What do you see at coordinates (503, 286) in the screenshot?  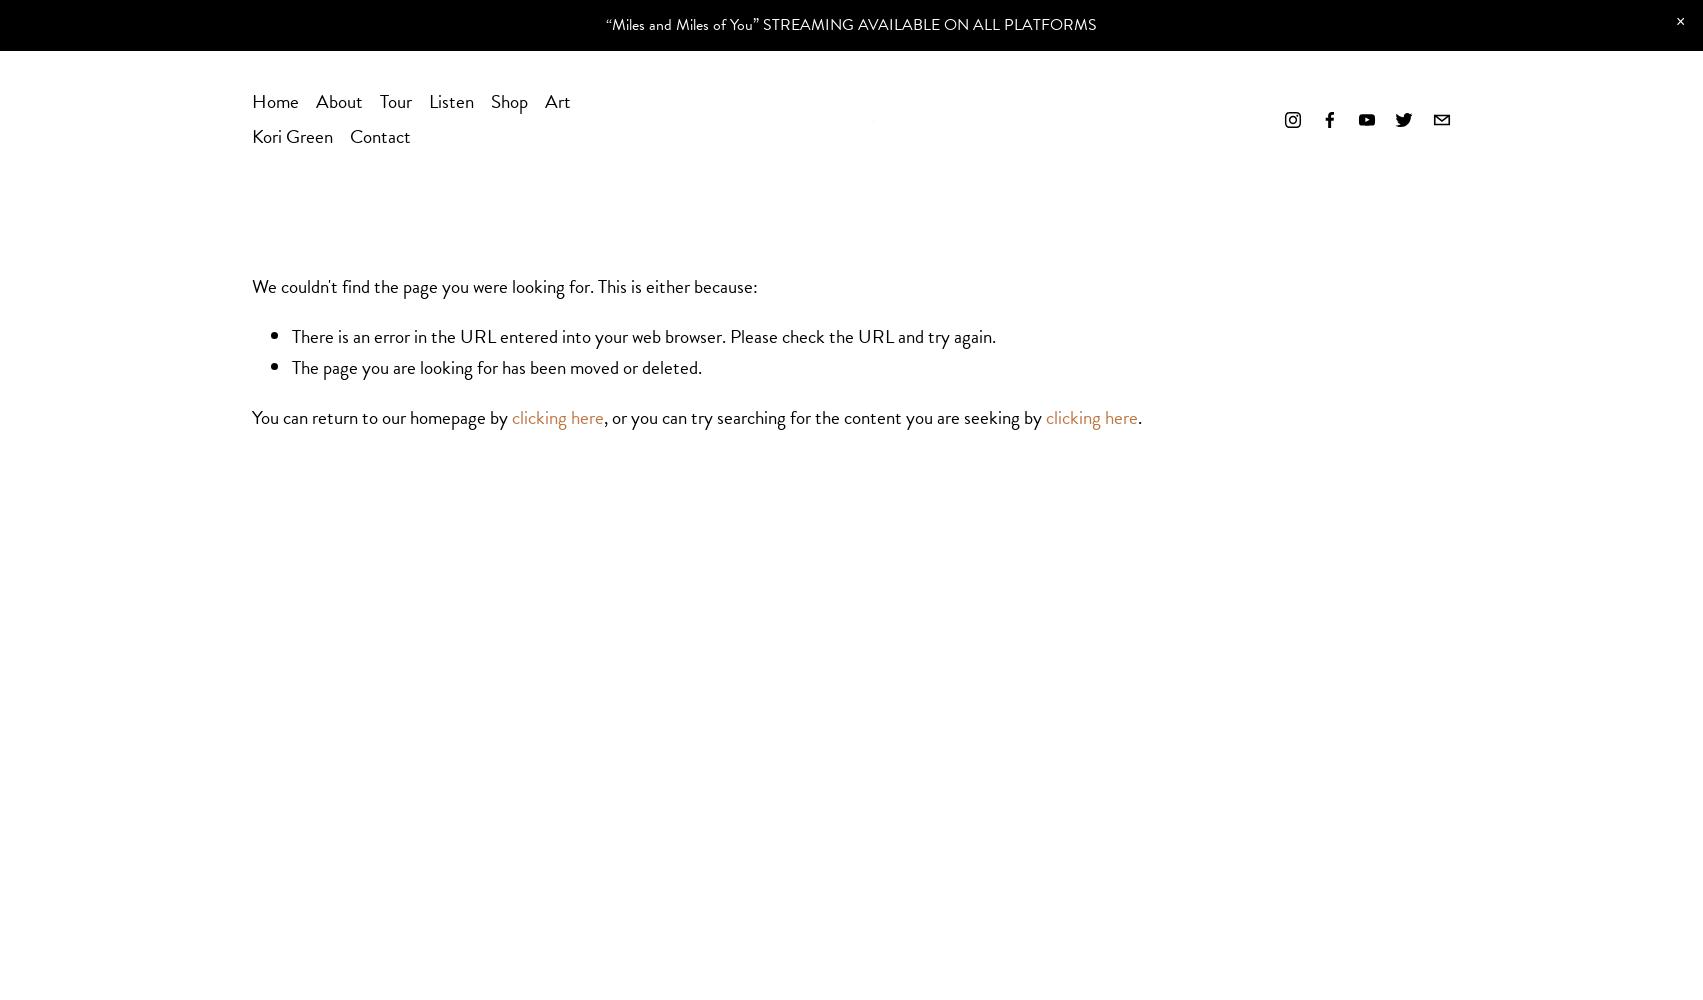 I see `'We couldn't find the page you were looking for. This is either because:'` at bounding box center [503, 286].